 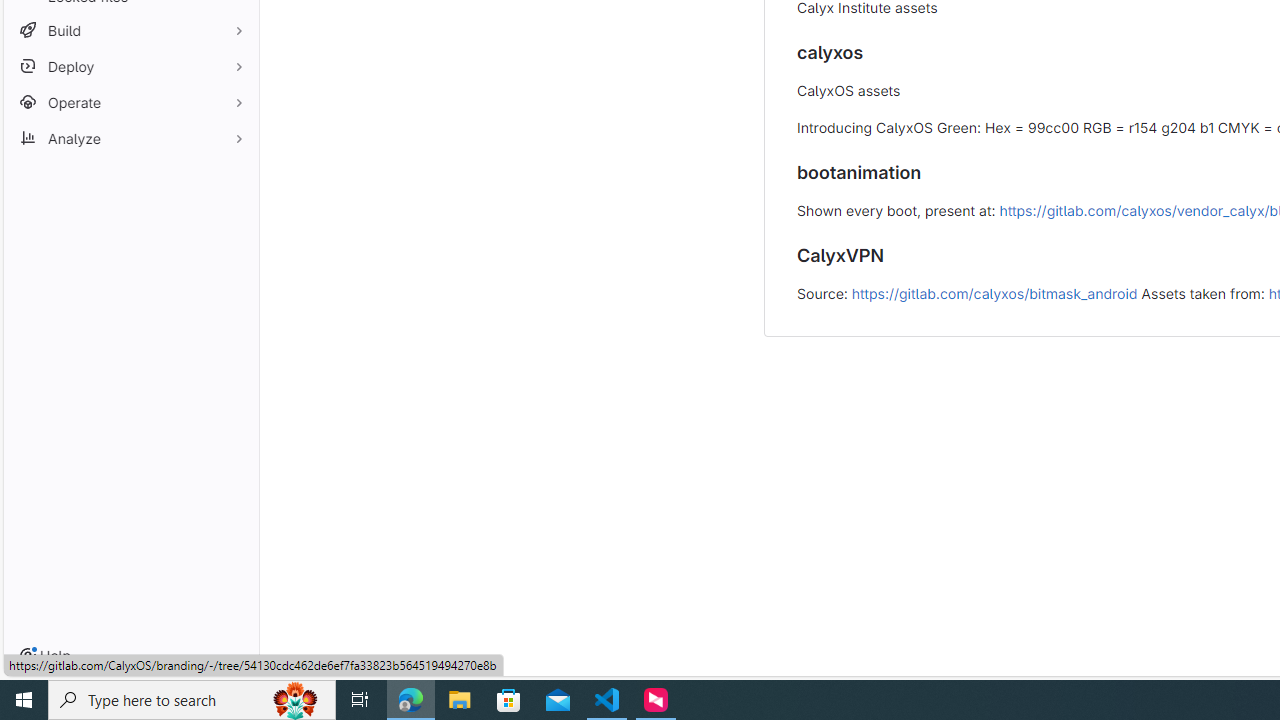 I want to click on 'Build', so click(x=130, y=30).